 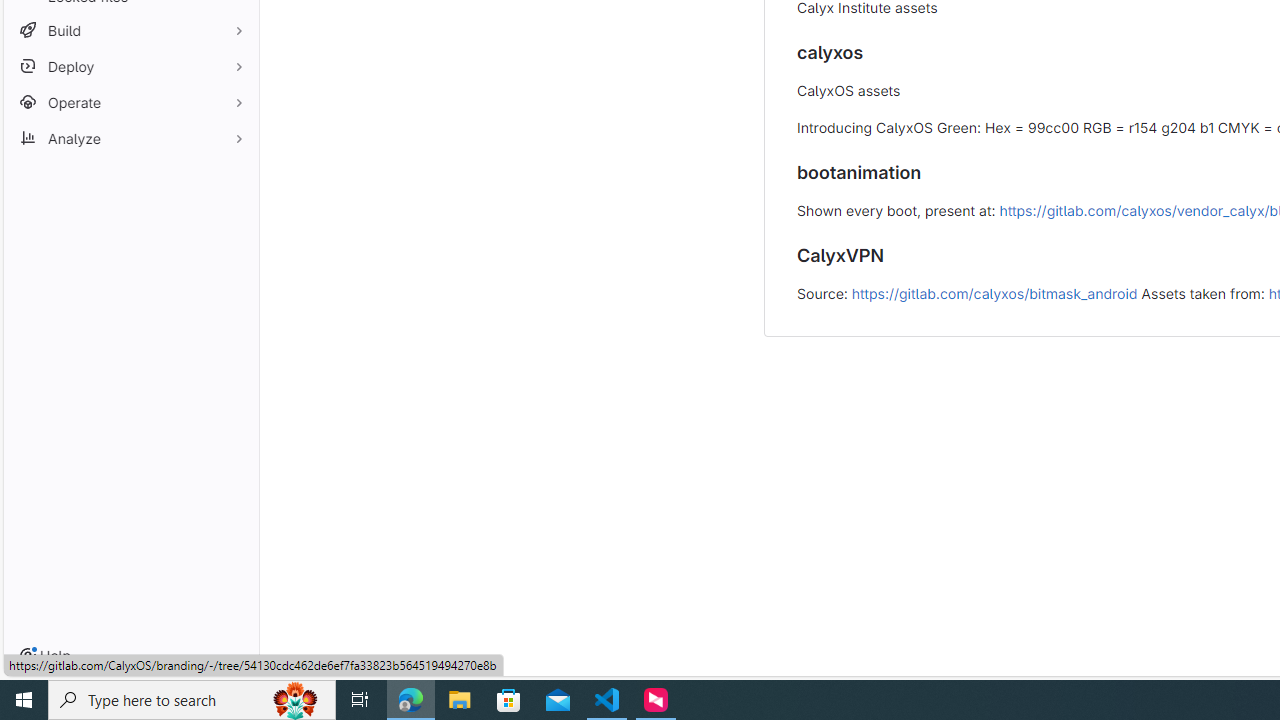 I want to click on 'Build', so click(x=130, y=30).